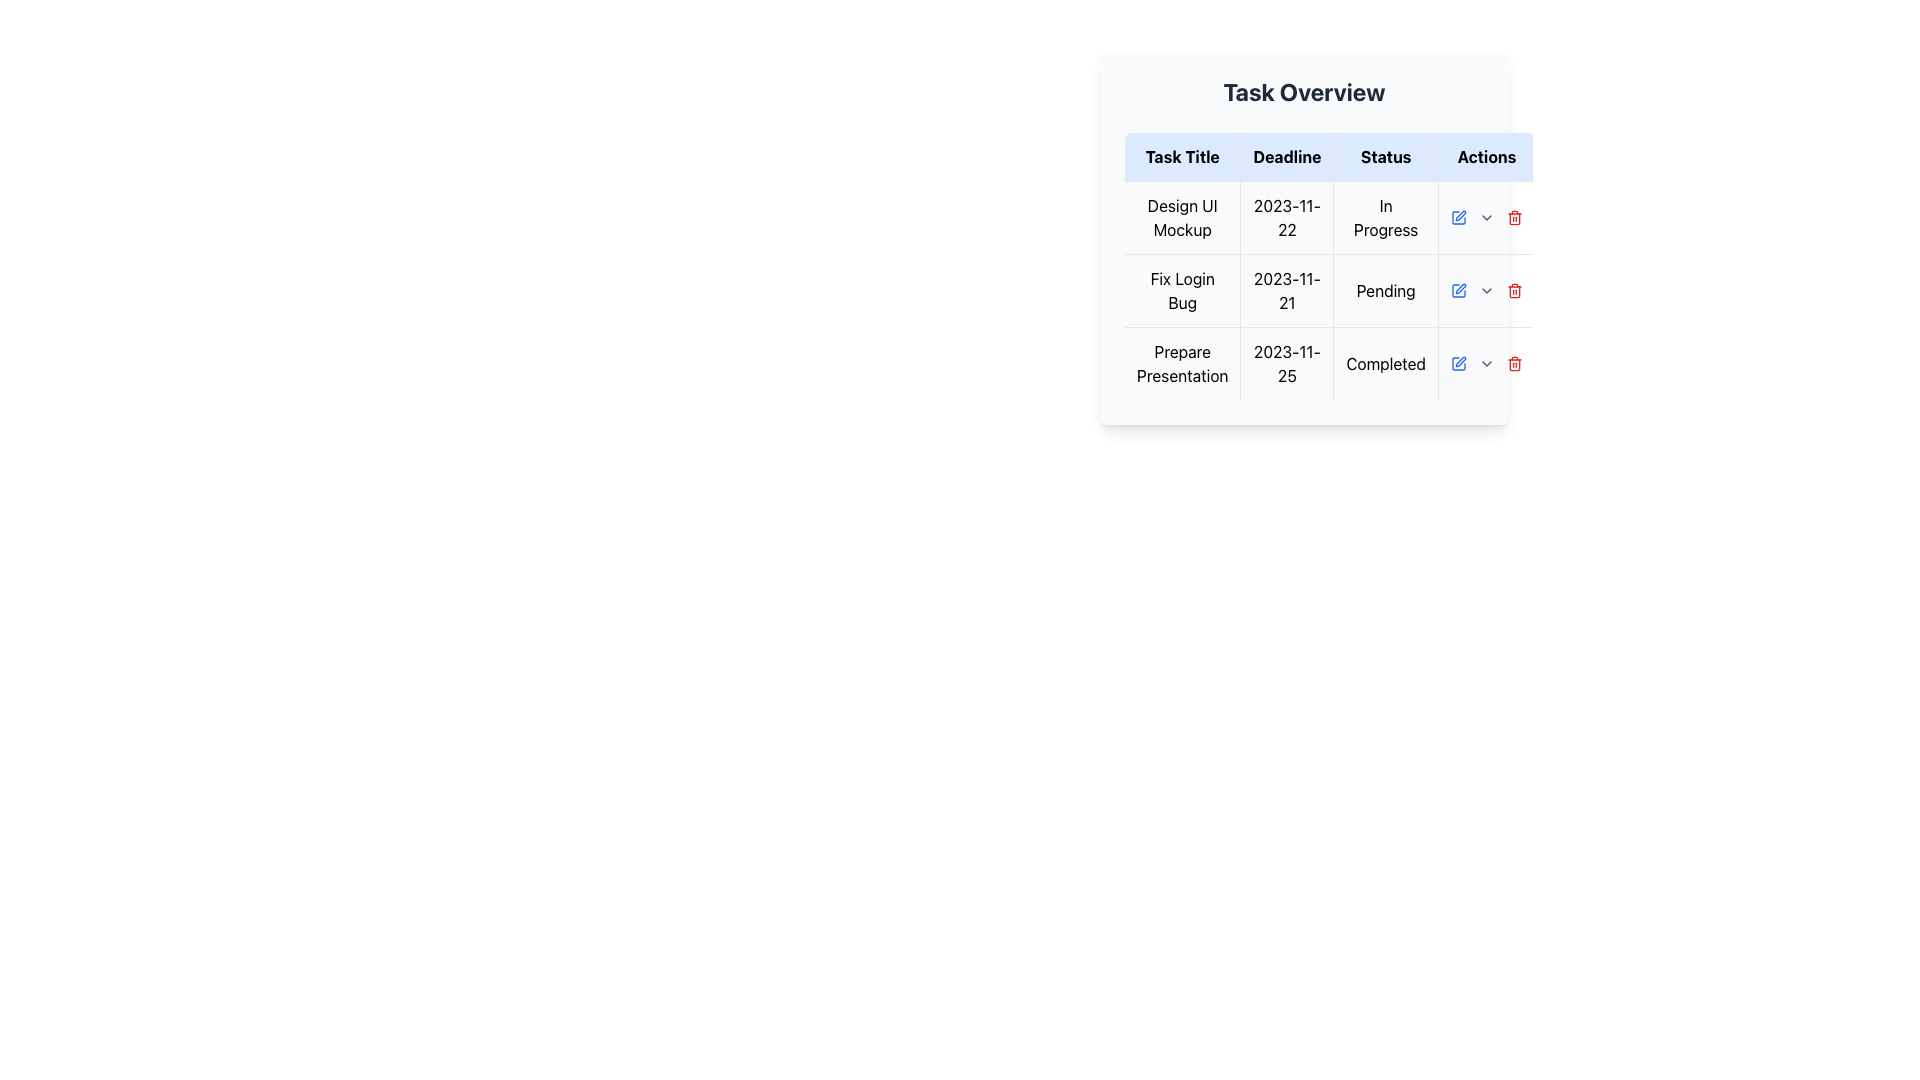  I want to click on the delete icon button located in the Actions column of the third row in the table, so click(1515, 363).